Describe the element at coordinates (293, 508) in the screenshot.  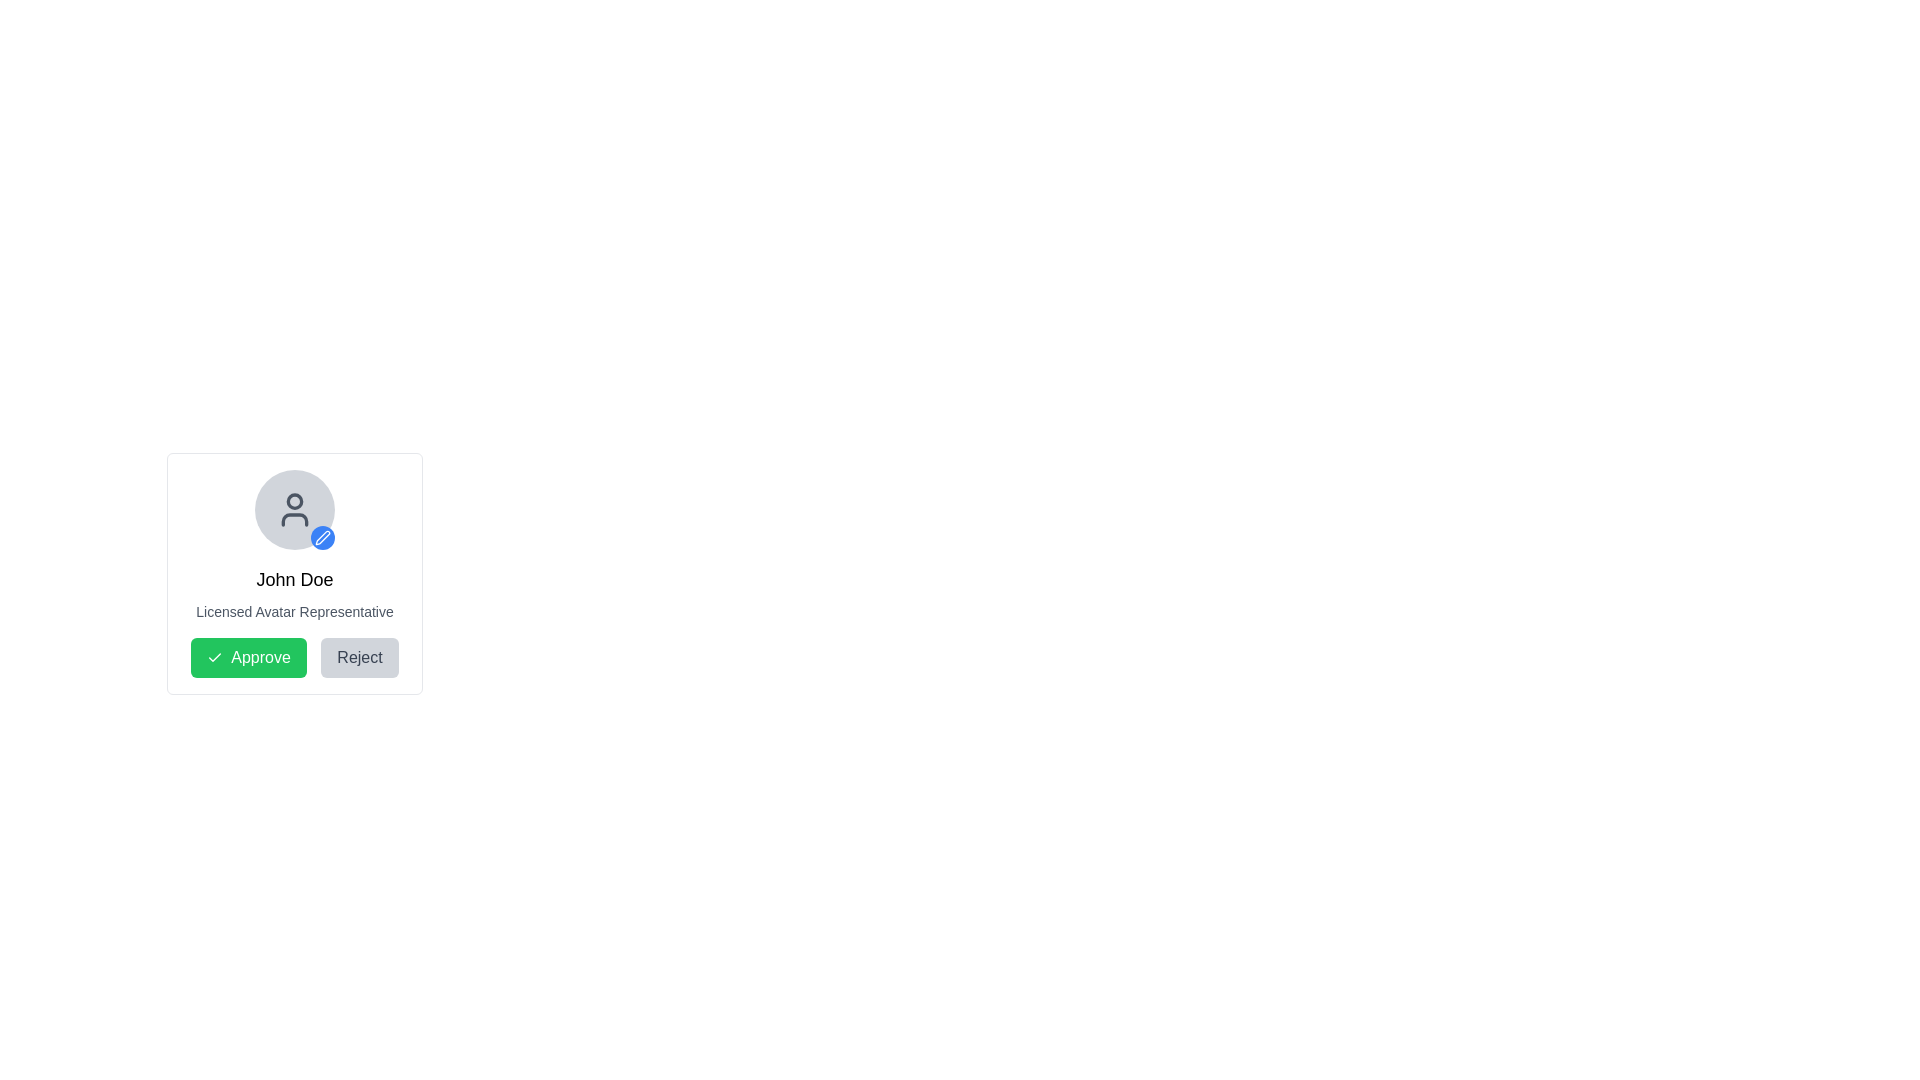
I see `the circular user avatar with a gray background and a blue badge containing a white pen icon, located above the text 'John Doe' and 'Licensed Avatar Representative'` at that location.